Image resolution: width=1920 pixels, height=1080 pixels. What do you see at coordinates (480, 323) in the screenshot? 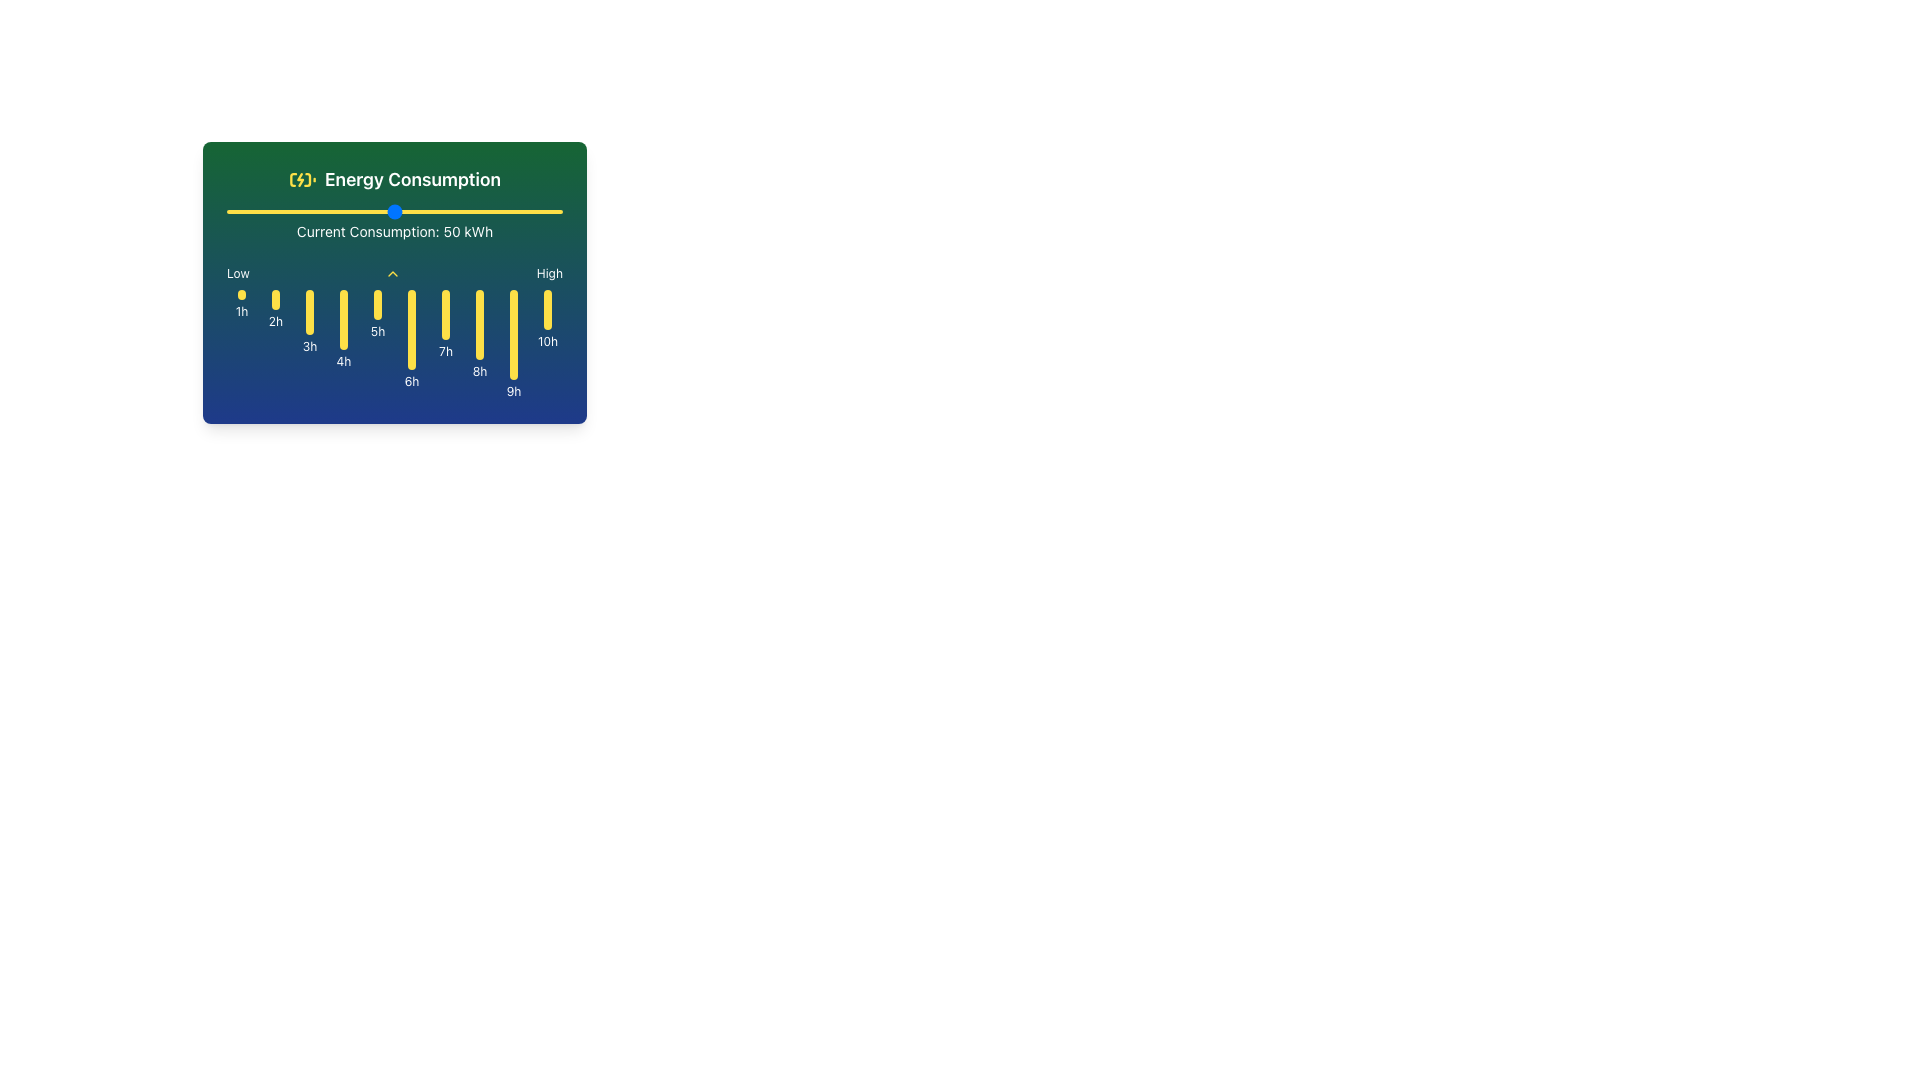
I see `the narrow, vertically-oriented yellow rectangle with rounded top and bottom that represents a time interval at the '8h' label, positioned against a blue background` at bounding box center [480, 323].